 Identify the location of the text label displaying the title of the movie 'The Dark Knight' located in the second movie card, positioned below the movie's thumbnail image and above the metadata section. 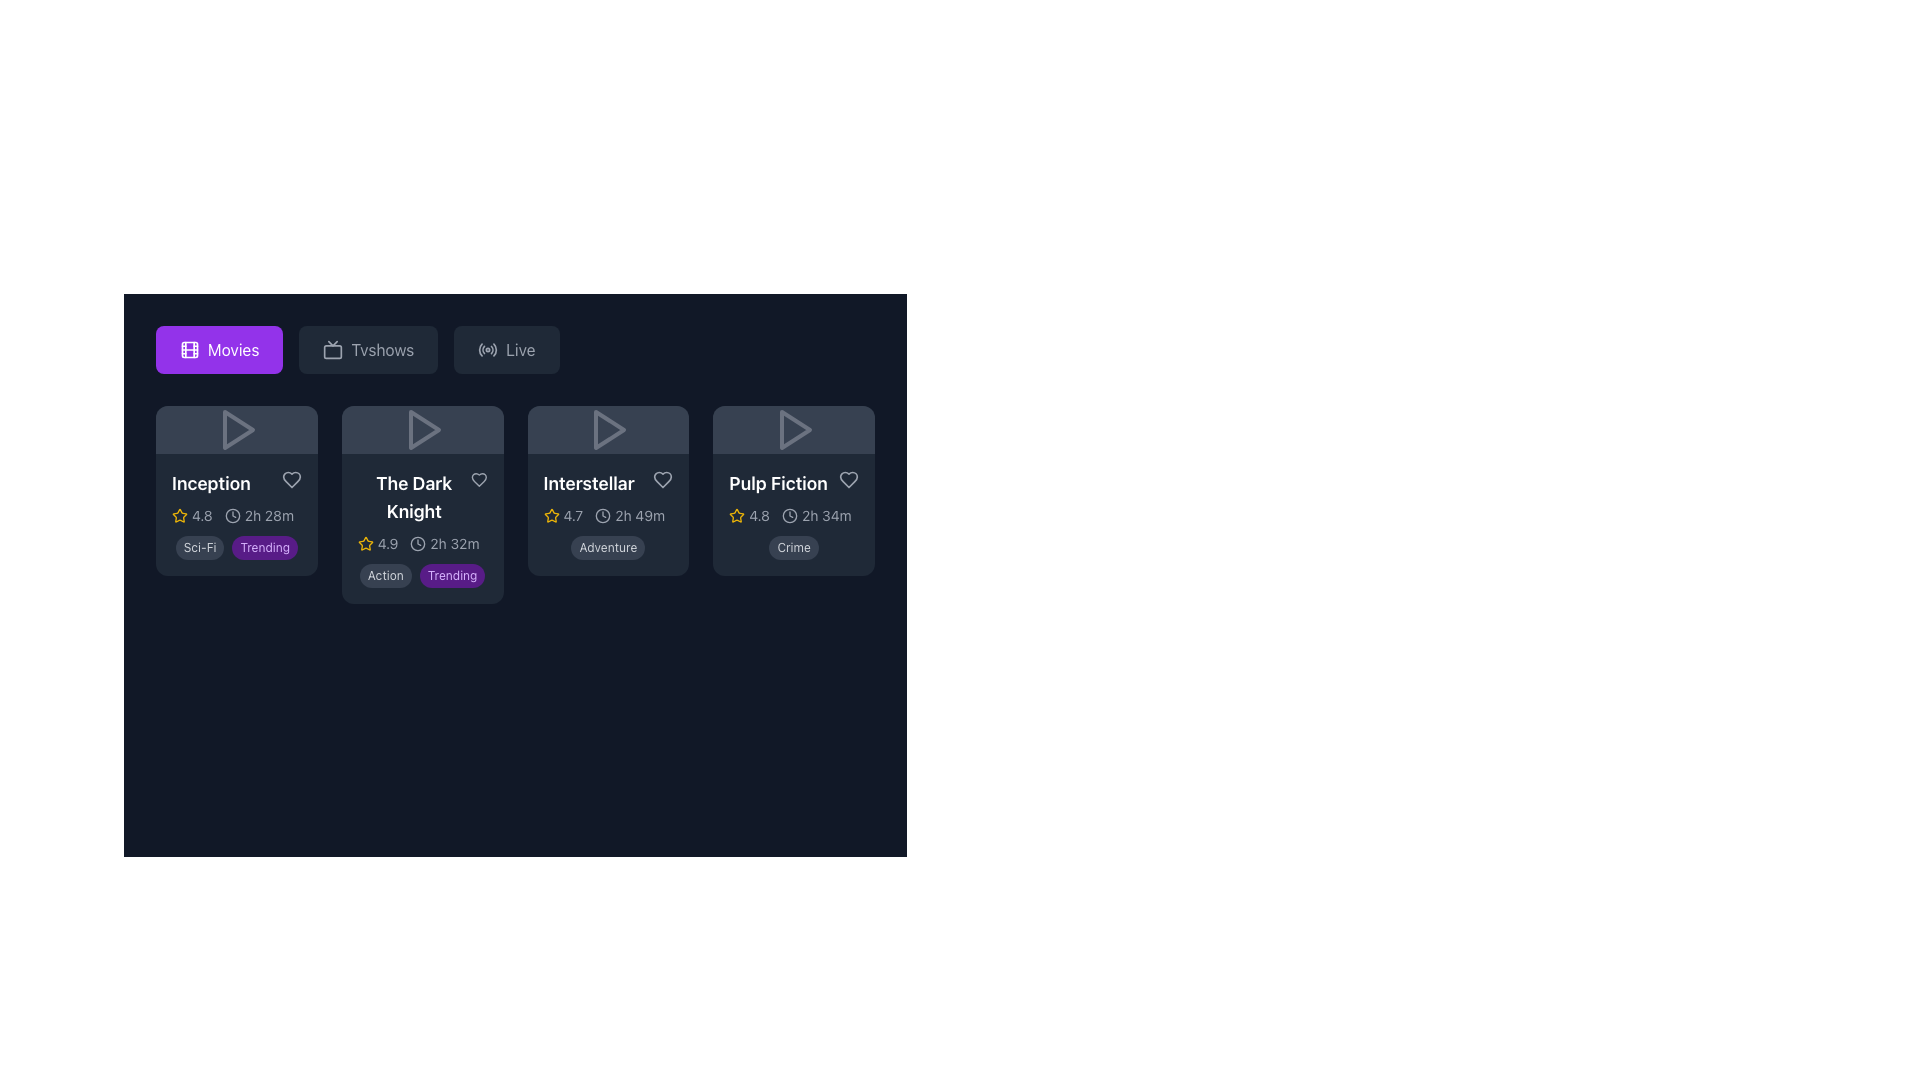
(413, 496).